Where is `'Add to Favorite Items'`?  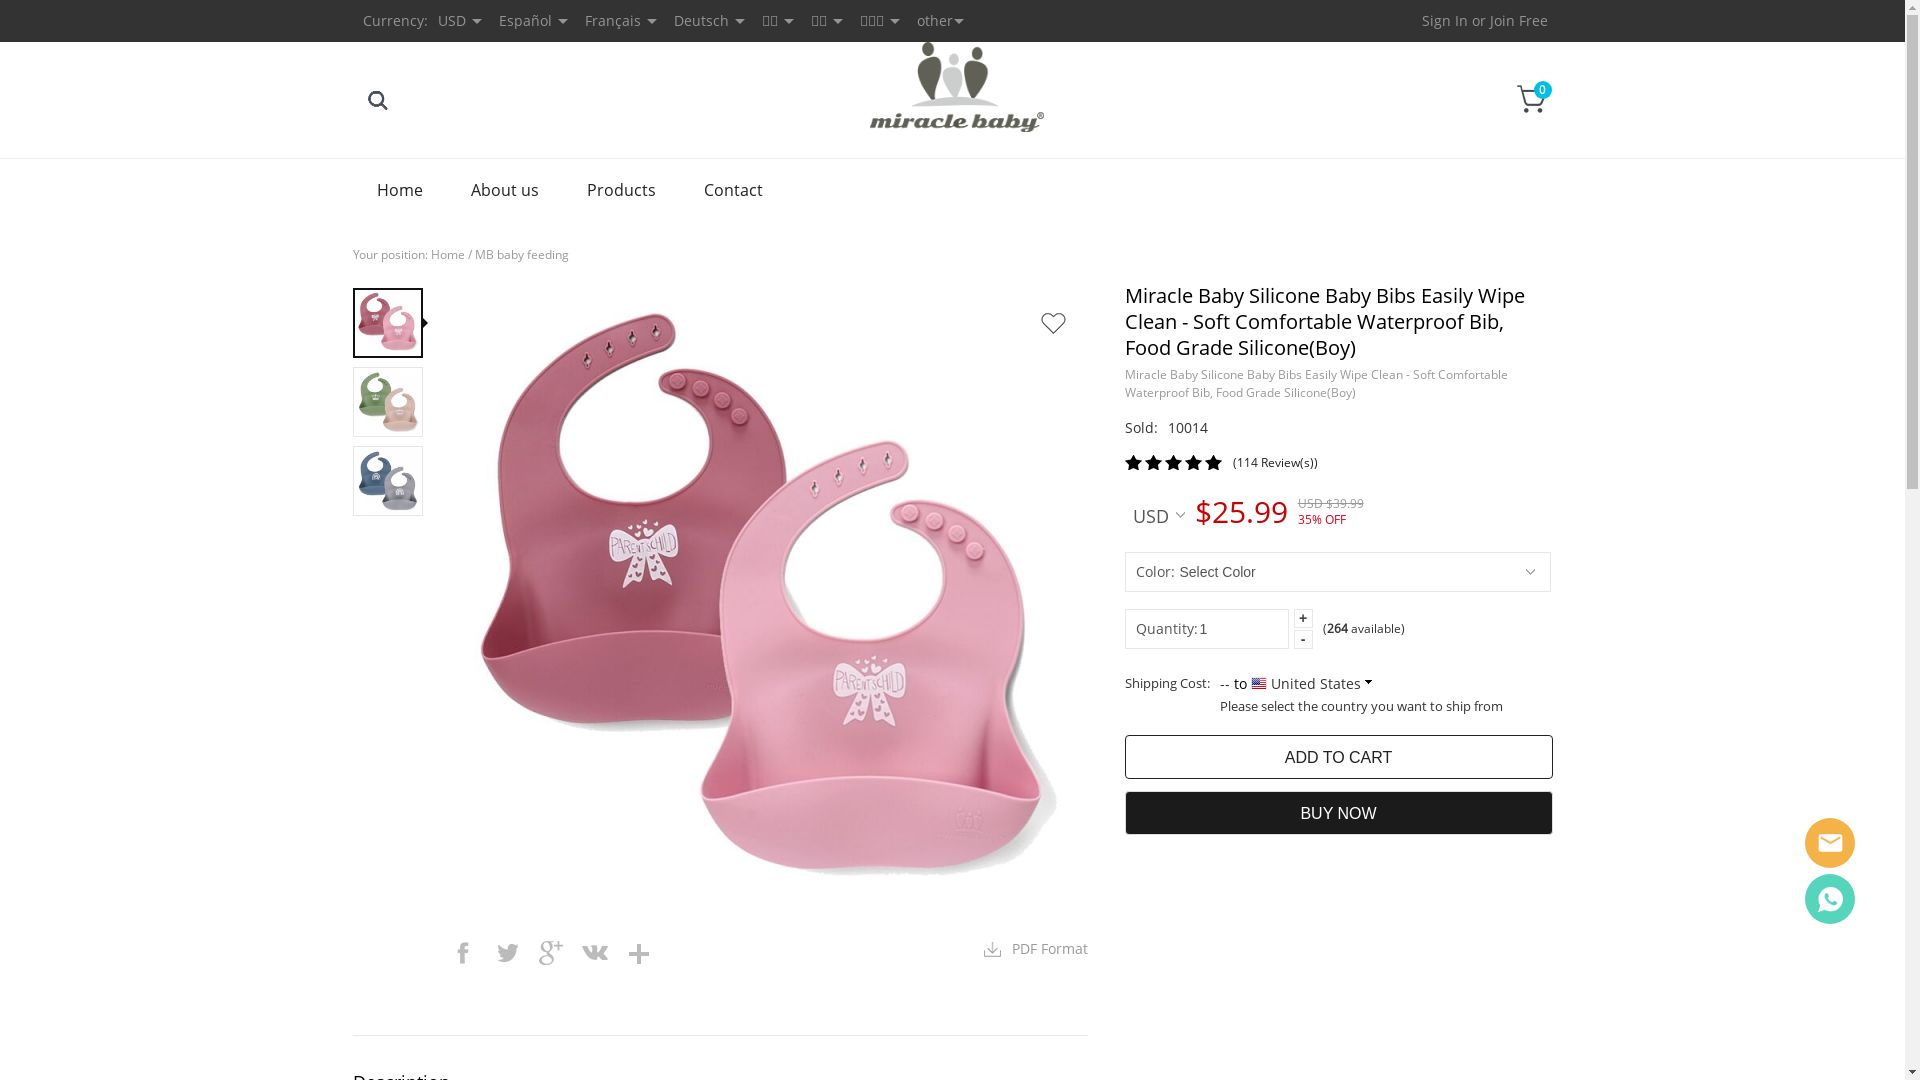 'Add to Favorite Items' is located at coordinates (1027, 322).